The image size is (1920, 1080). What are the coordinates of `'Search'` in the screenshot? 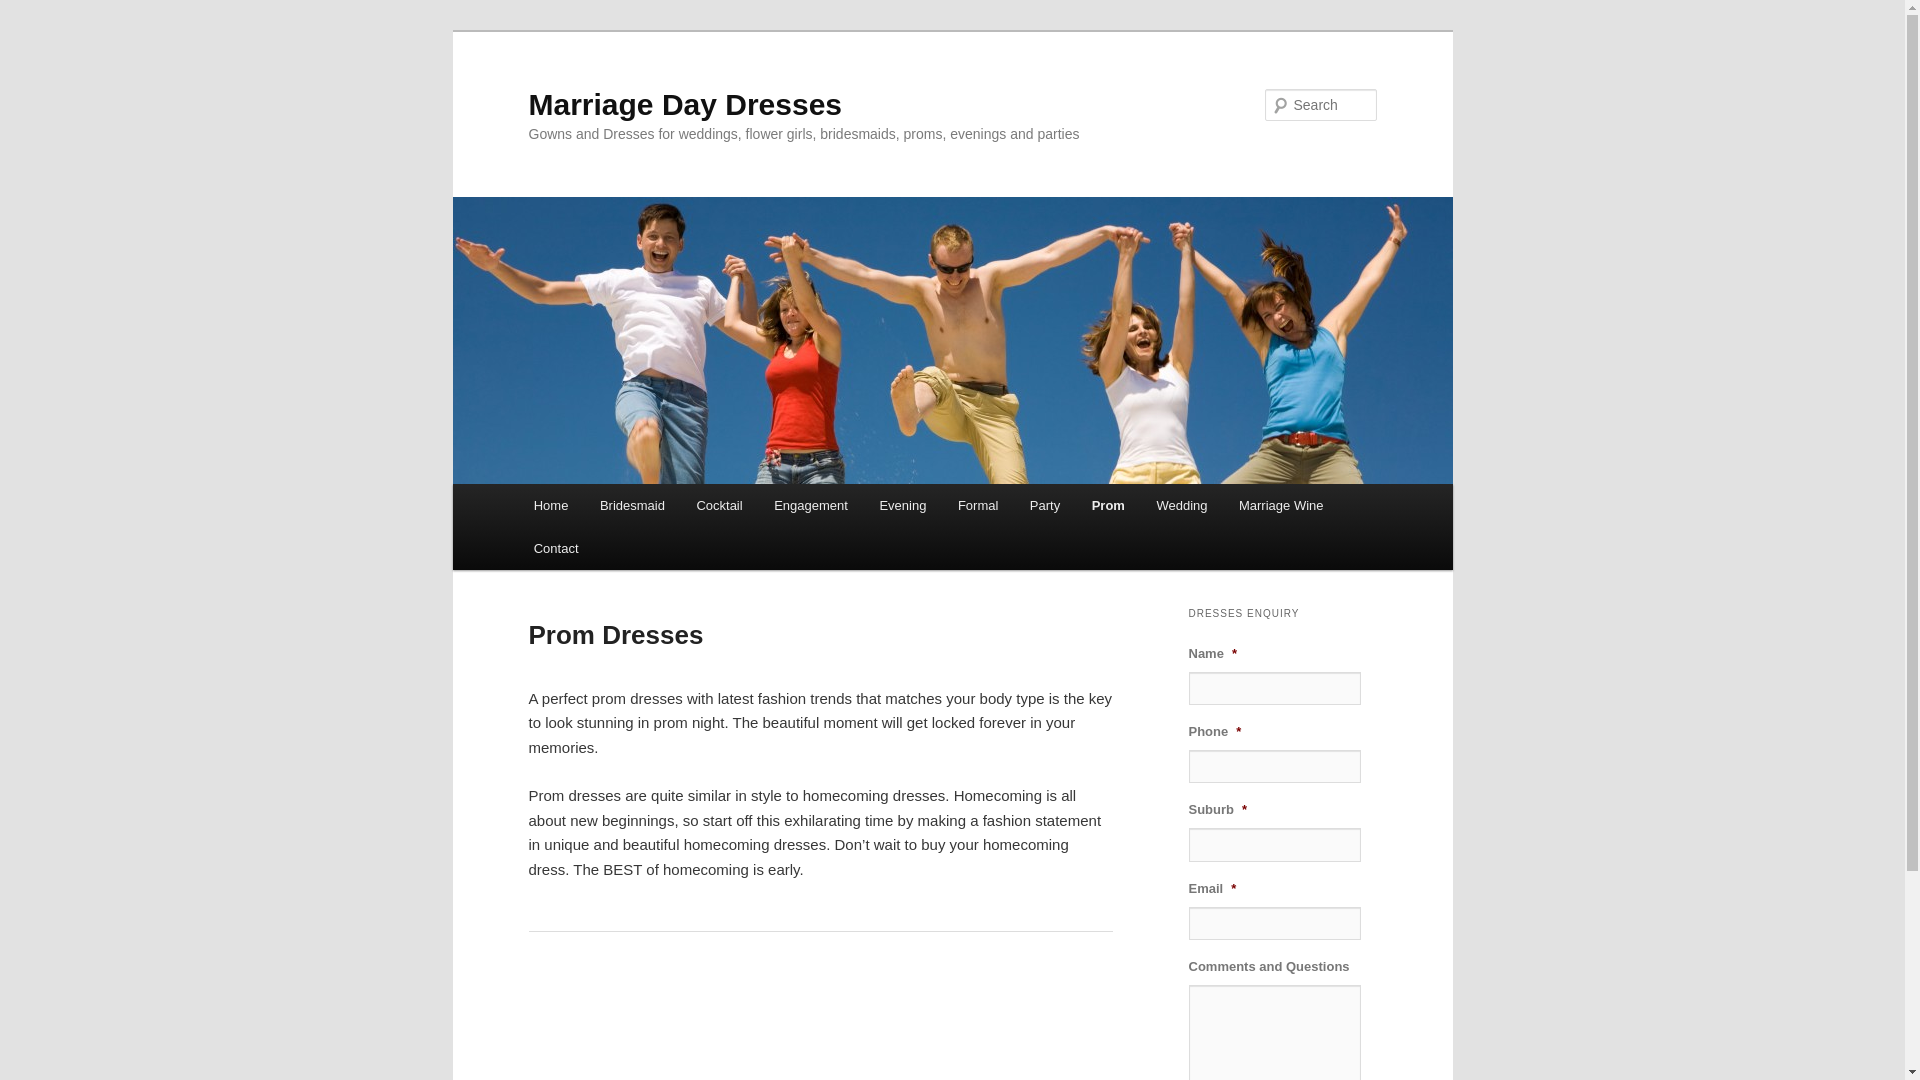 It's located at (32, 11).